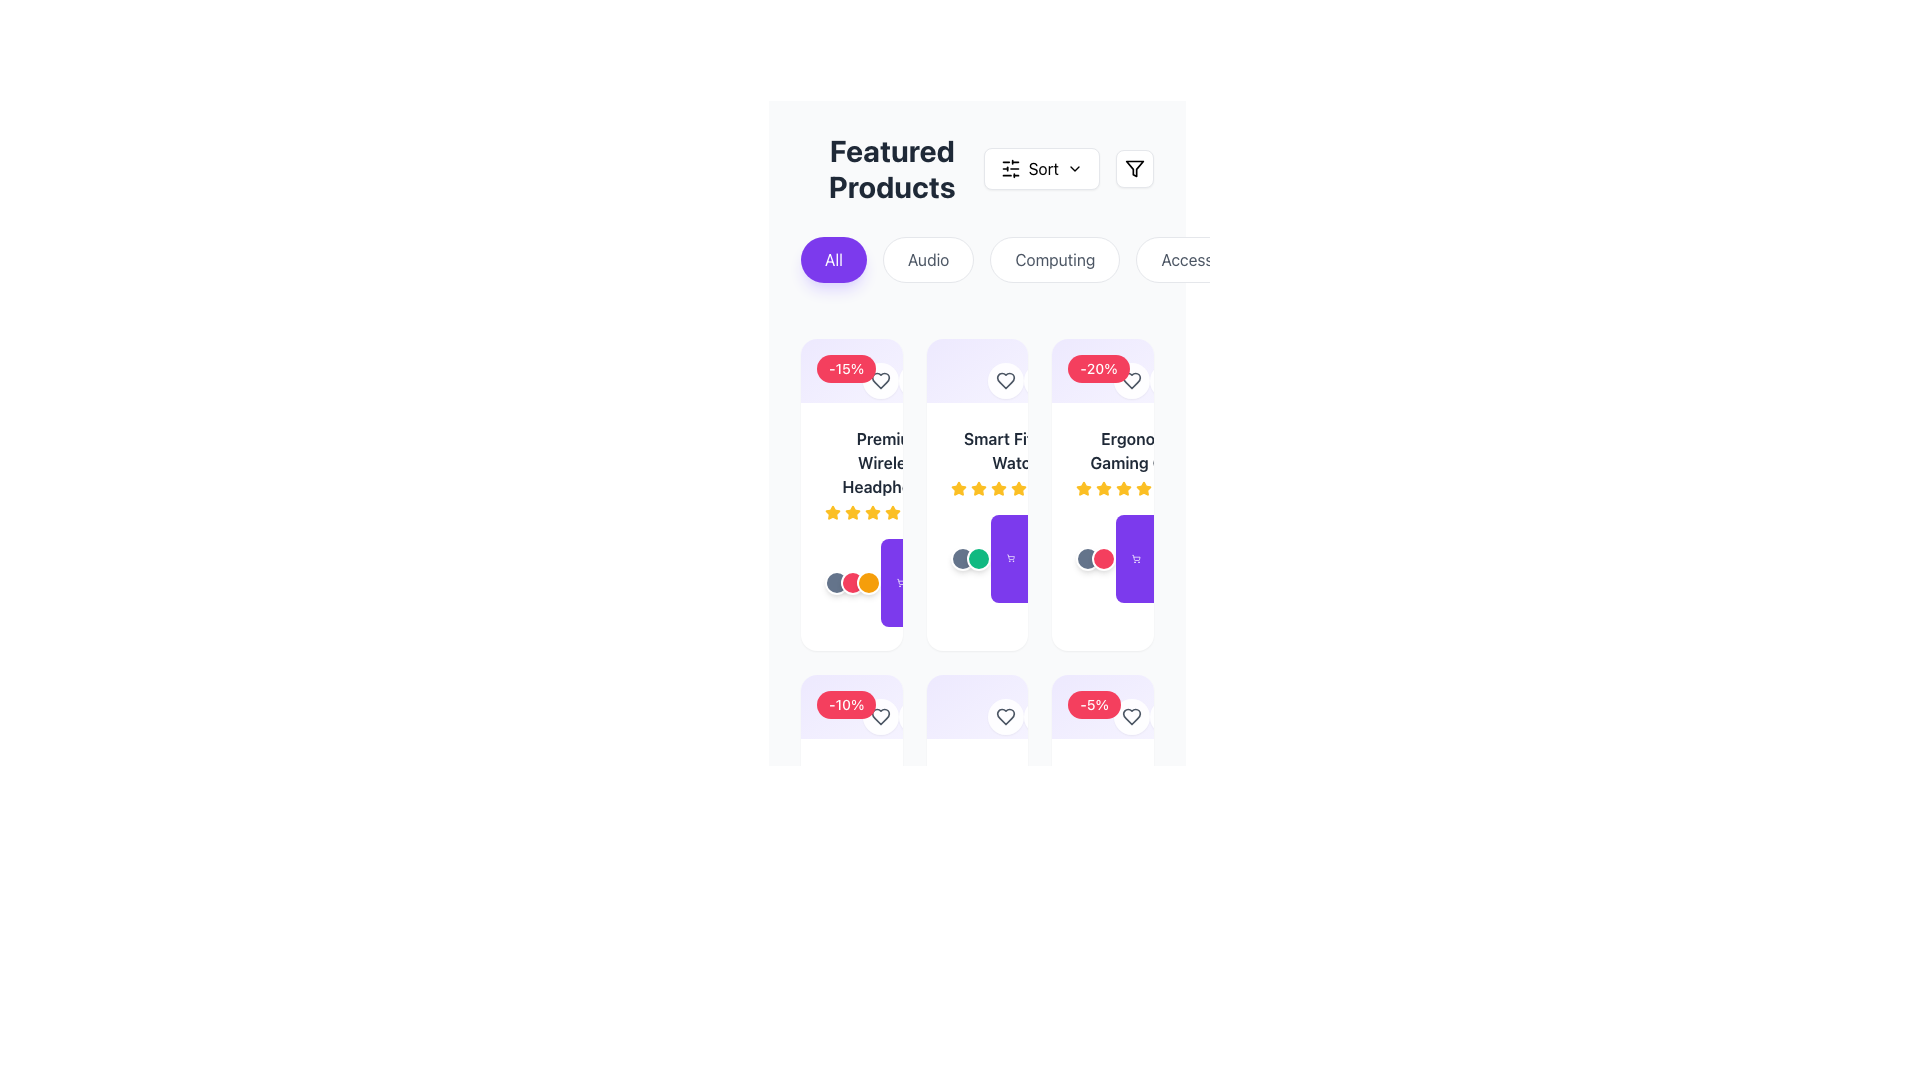  What do you see at coordinates (1095, 559) in the screenshot?
I see `the red circular button of the toggle selection component located at the bottom section of the rightmost product card, which is positioned above the 'Add to Cart' button` at bounding box center [1095, 559].